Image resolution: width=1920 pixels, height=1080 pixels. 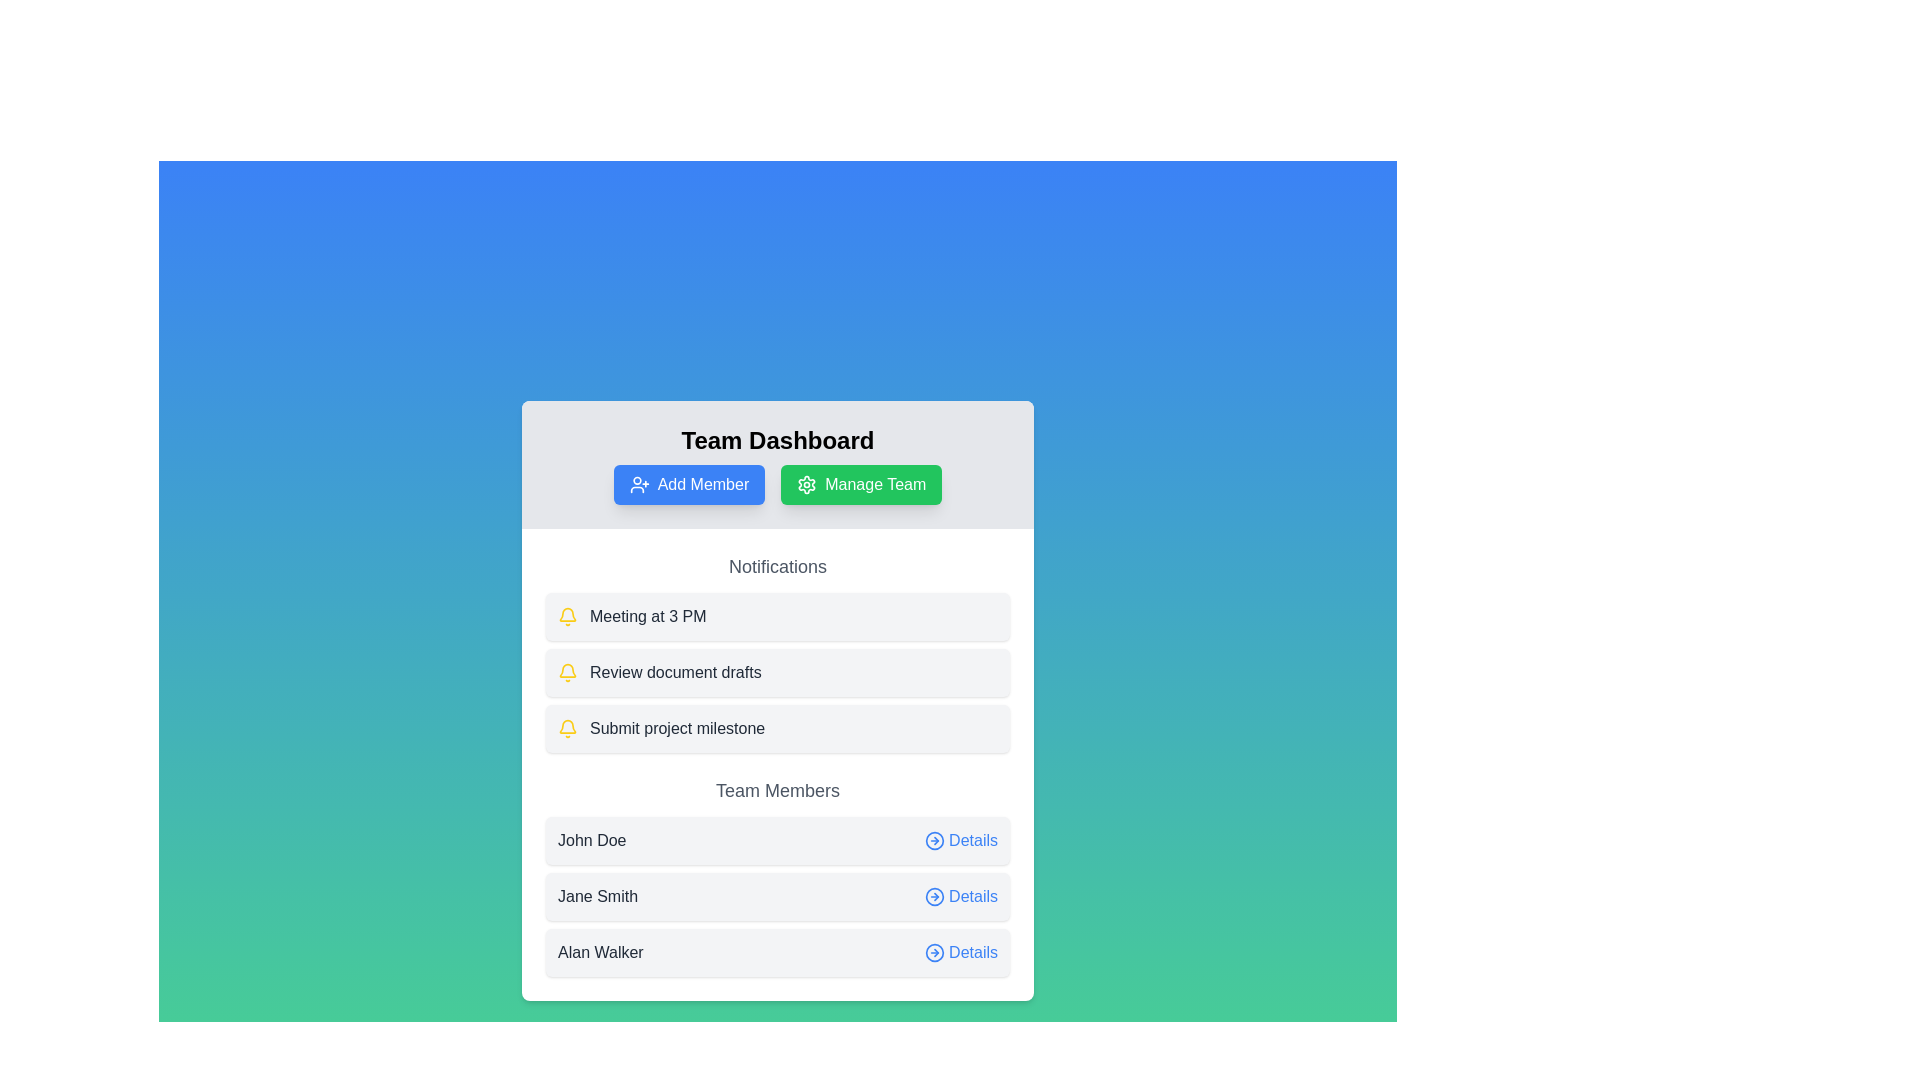 What do you see at coordinates (677, 729) in the screenshot?
I see `the third notification item in the 'Notifications' section, which indicates a specific notification about a project milestone submission, located between 'Review document drafts' and 'Team Members'` at bounding box center [677, 729].